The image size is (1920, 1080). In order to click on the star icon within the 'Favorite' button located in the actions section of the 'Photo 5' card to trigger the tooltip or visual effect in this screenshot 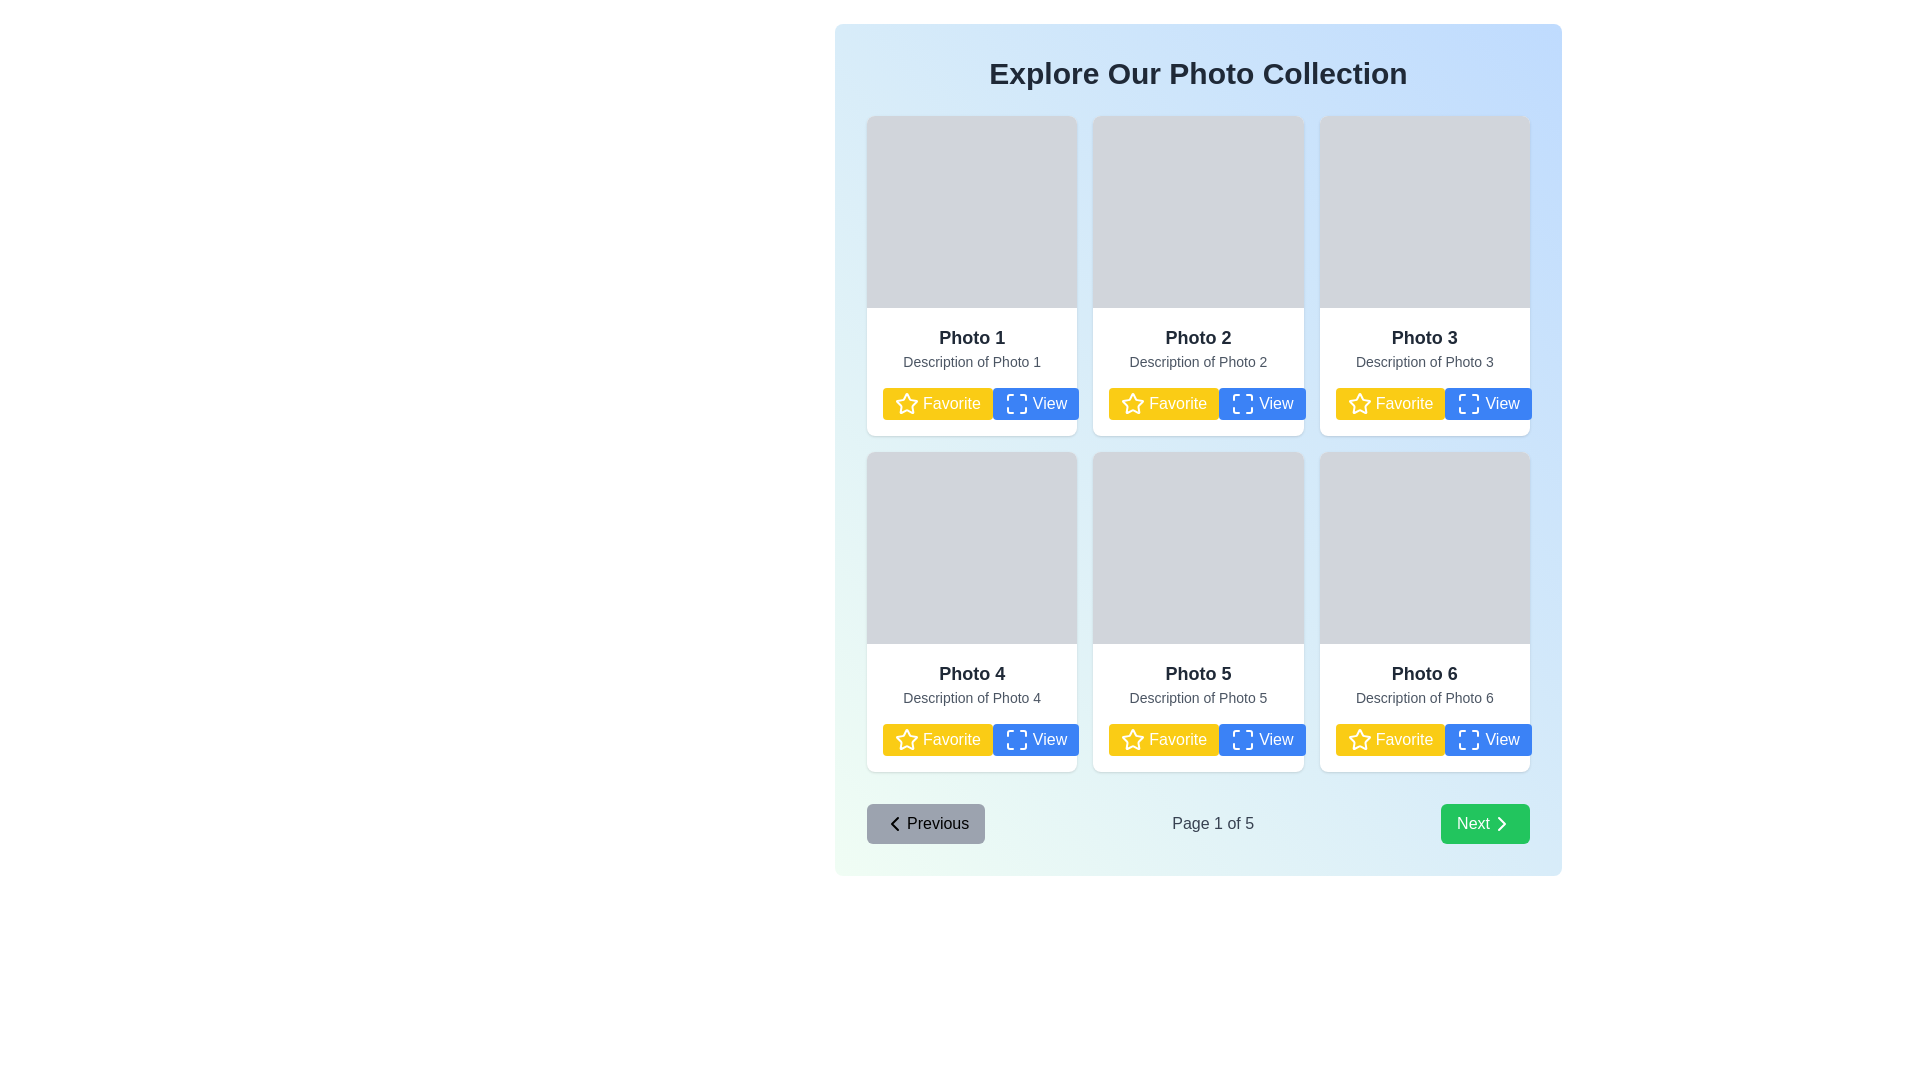, I will do `click(1133, 739)`.